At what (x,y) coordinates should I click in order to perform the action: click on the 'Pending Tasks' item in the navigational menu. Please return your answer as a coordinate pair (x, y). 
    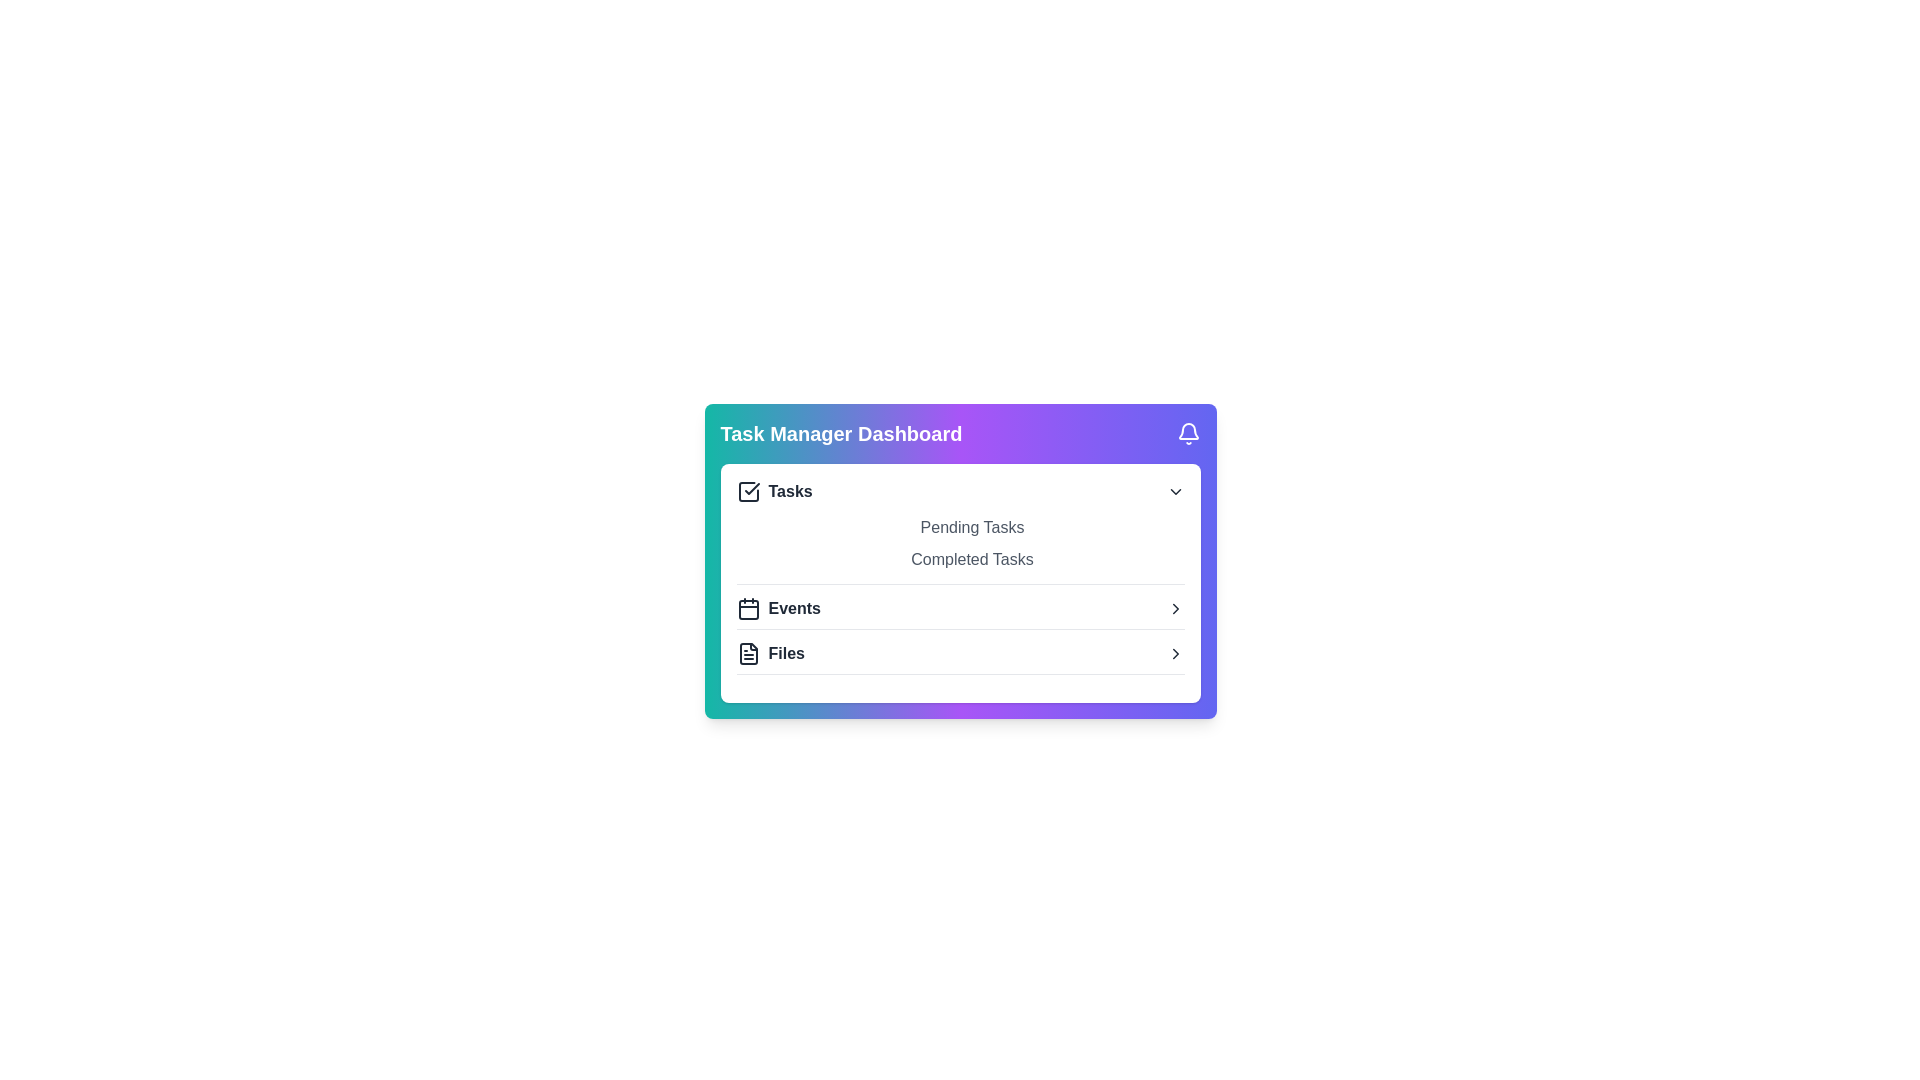
    Looking at the image, I should click on (960, 543).